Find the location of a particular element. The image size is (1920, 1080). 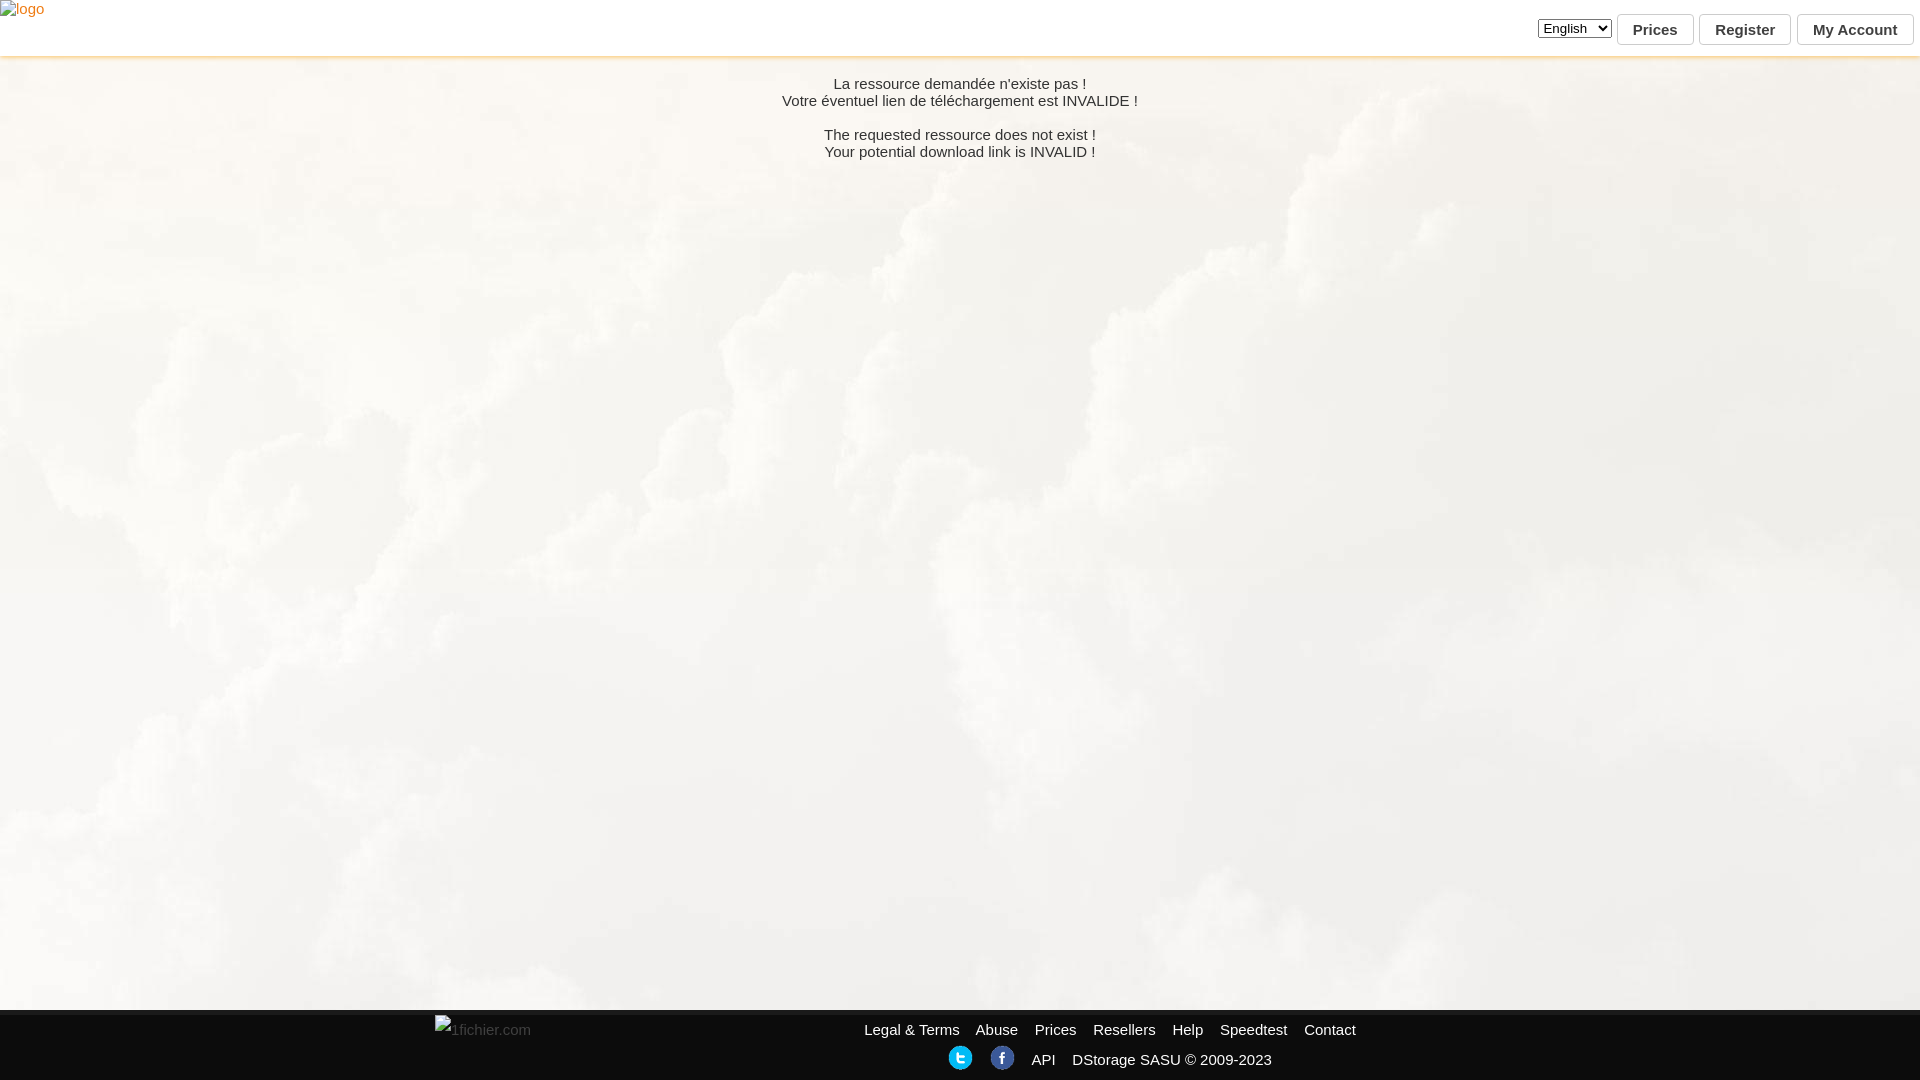

'Register' is located at coordinates (1744, 29).